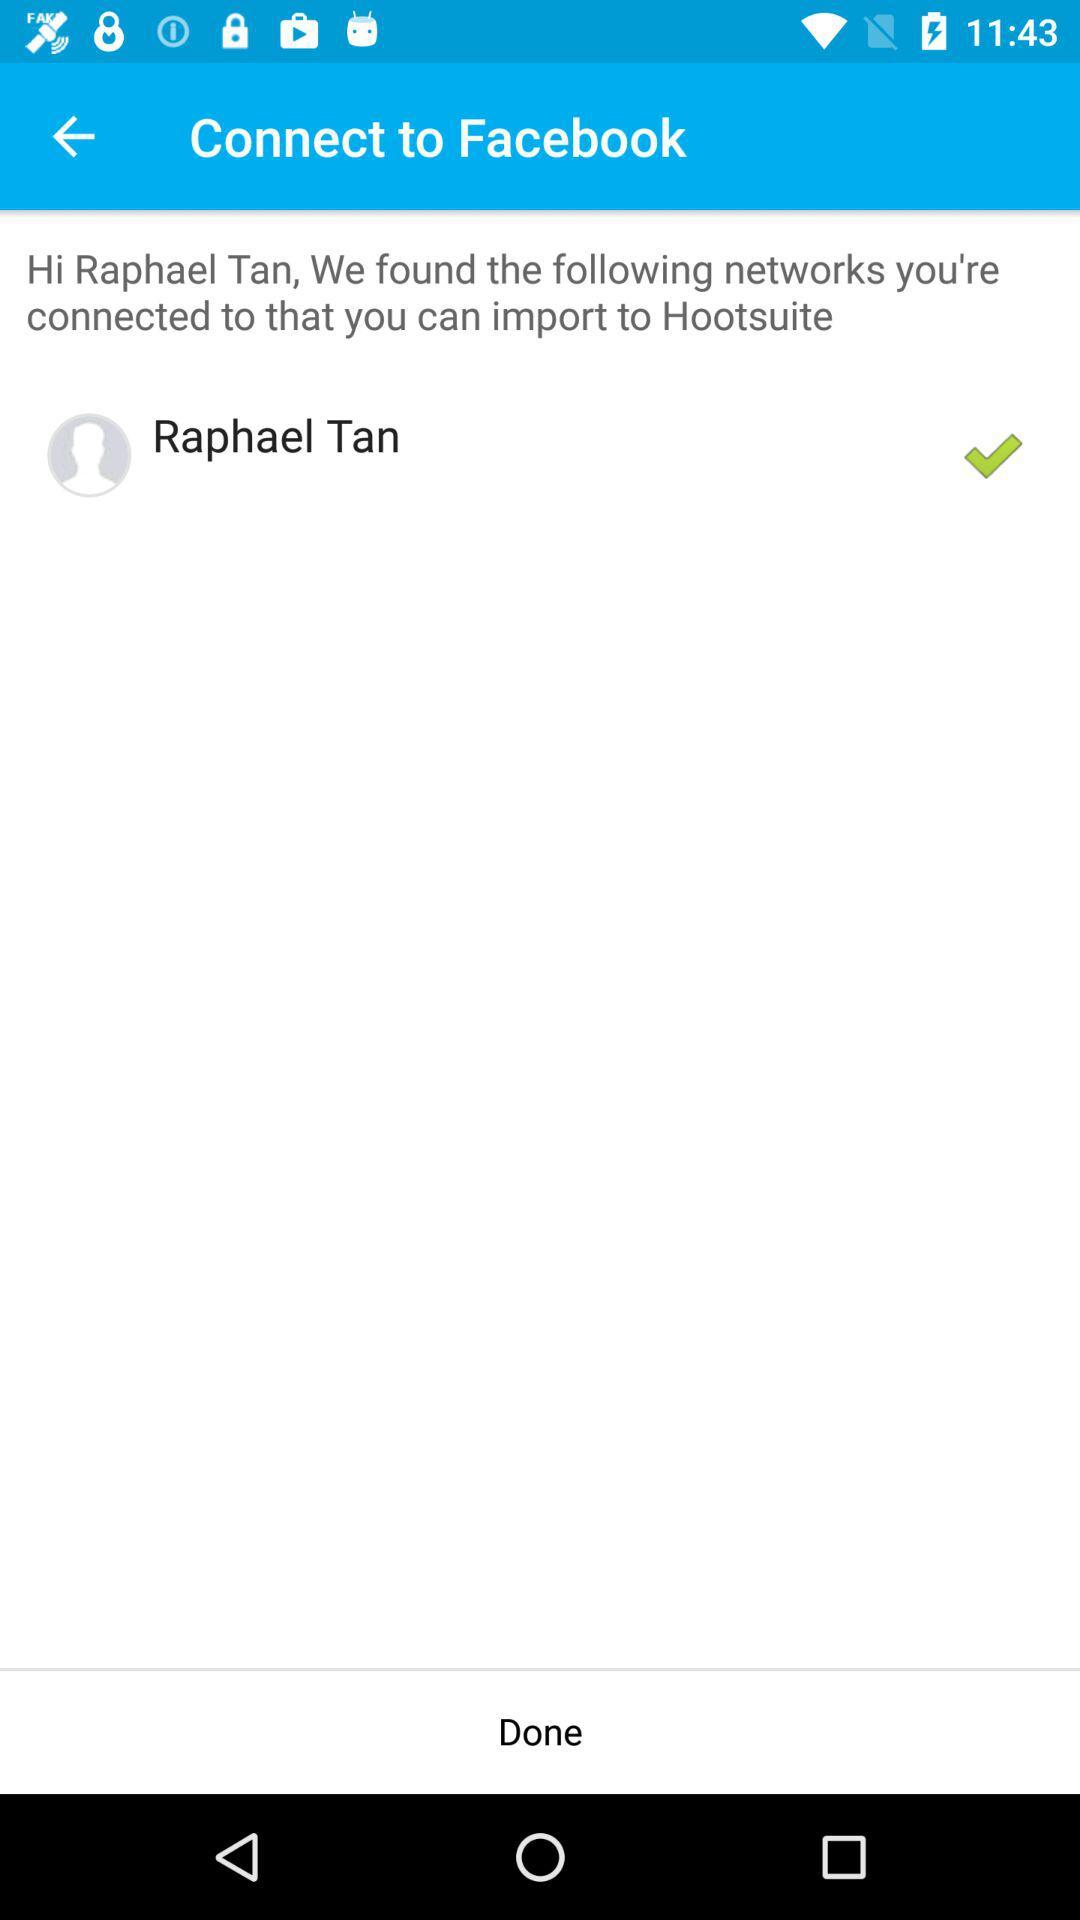  What do you see at coordinates (993, 453) in the screenshot?
I see `the check icon` at bounding box center [993, 453].